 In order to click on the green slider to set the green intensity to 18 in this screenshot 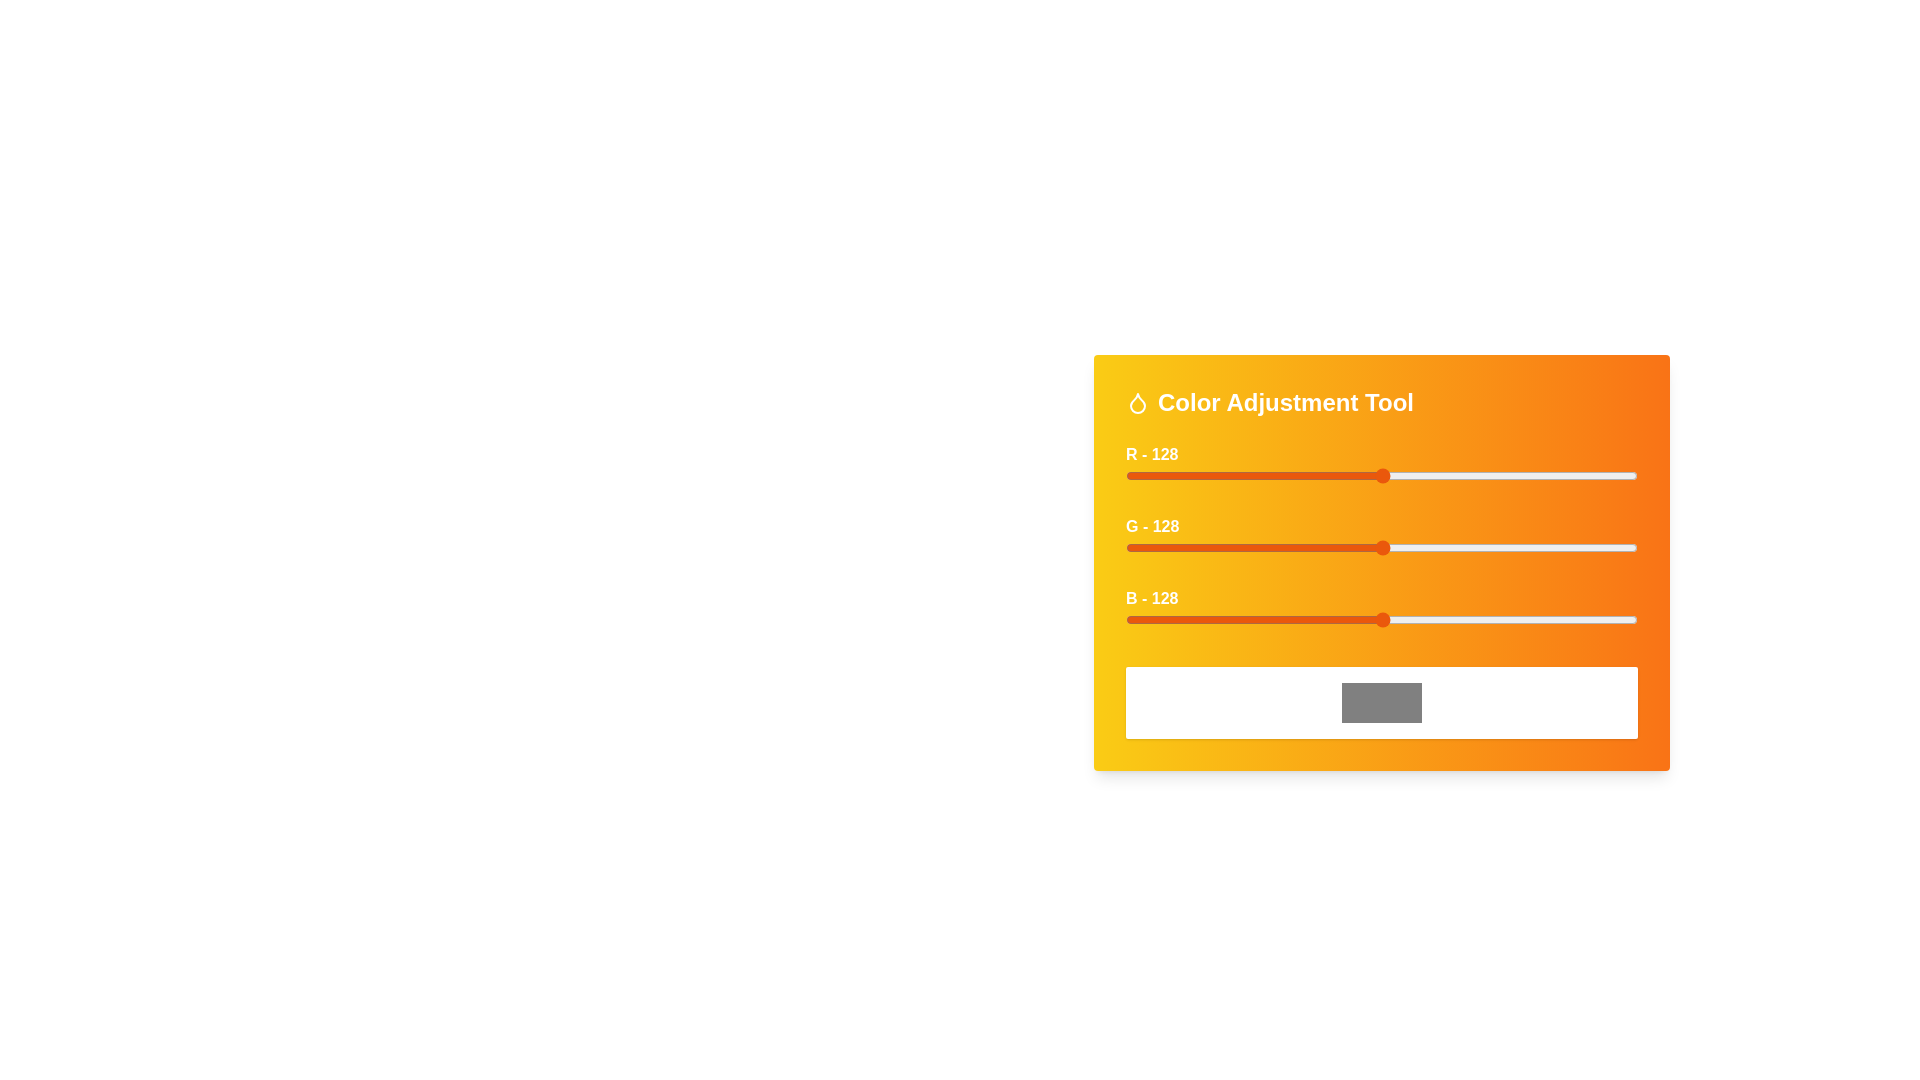, I will do `click(1162, 547)`.